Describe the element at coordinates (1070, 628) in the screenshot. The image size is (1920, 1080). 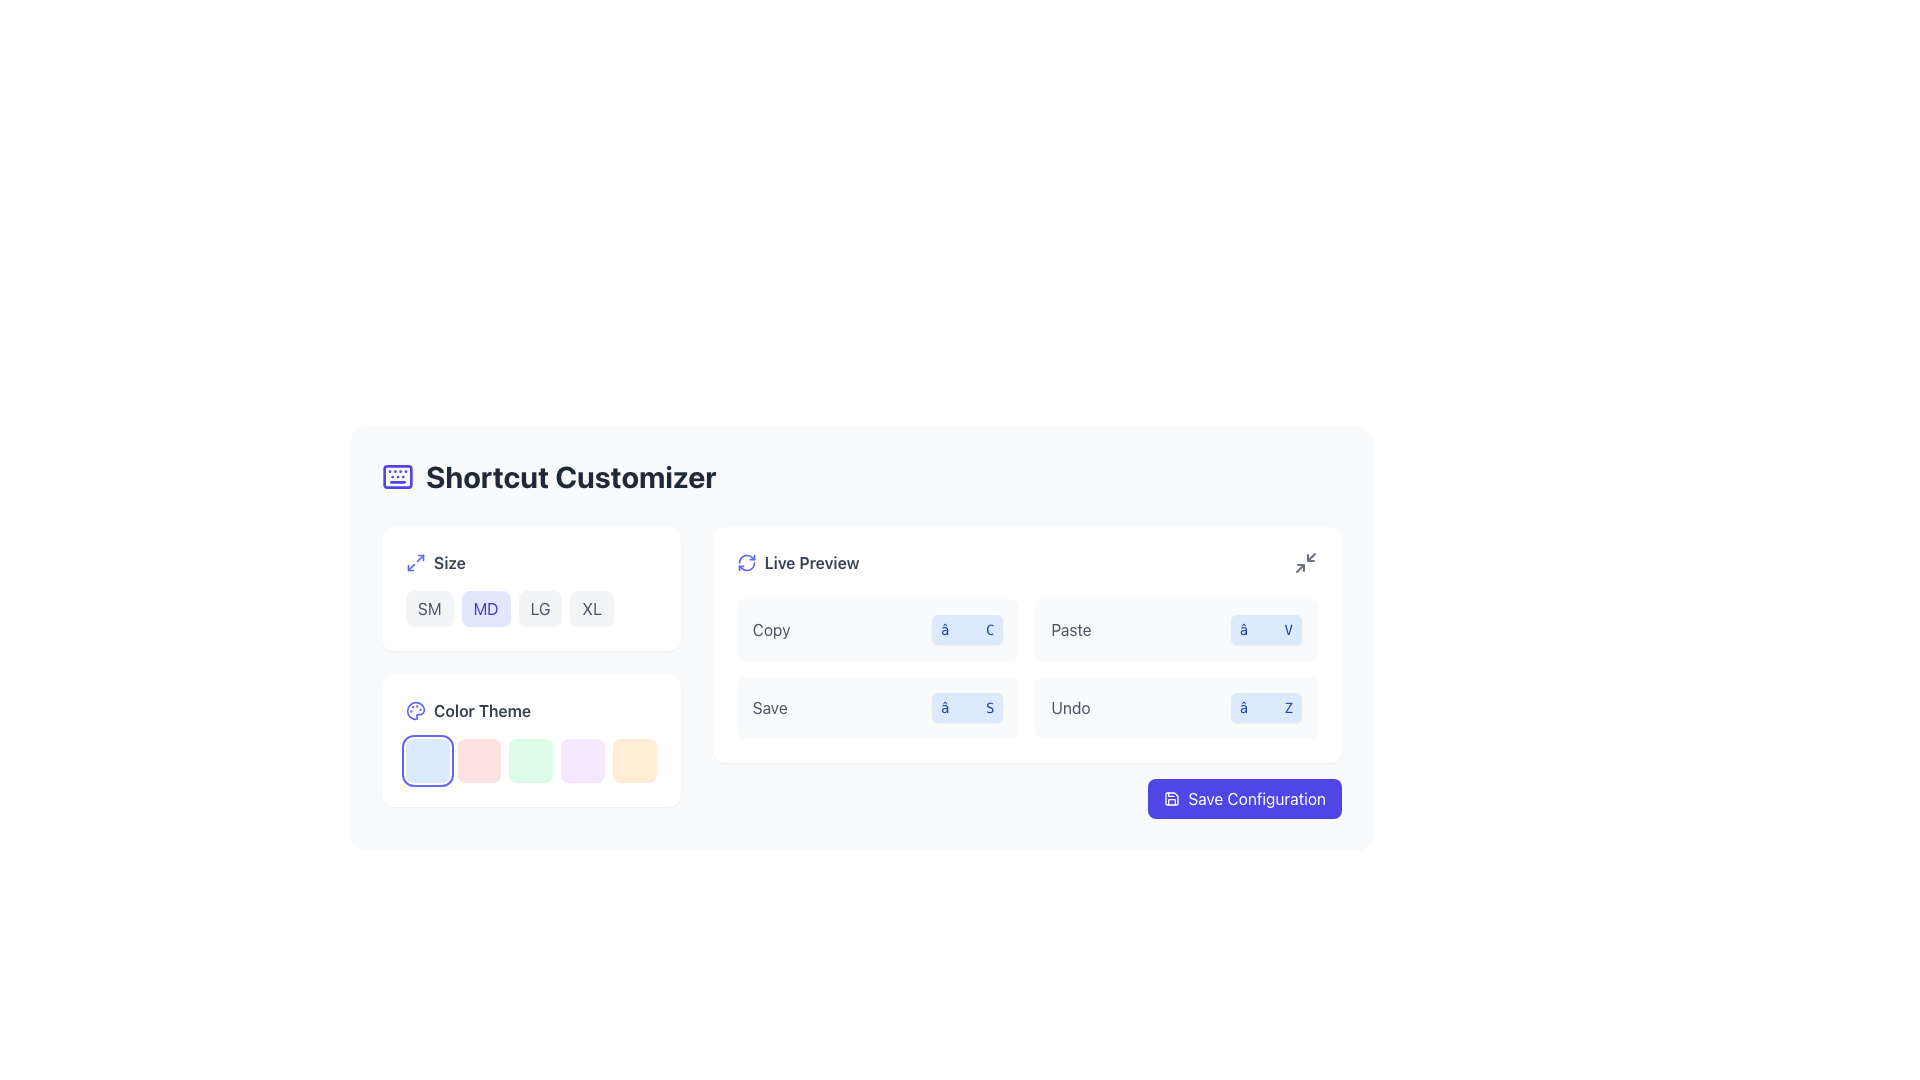
I see `the 'Paste' label located in the second row of the 'Live Preview' section, positioned to the right of the 'Copy' label and to the left of the shortcut combination '⌘ V'` at that location.